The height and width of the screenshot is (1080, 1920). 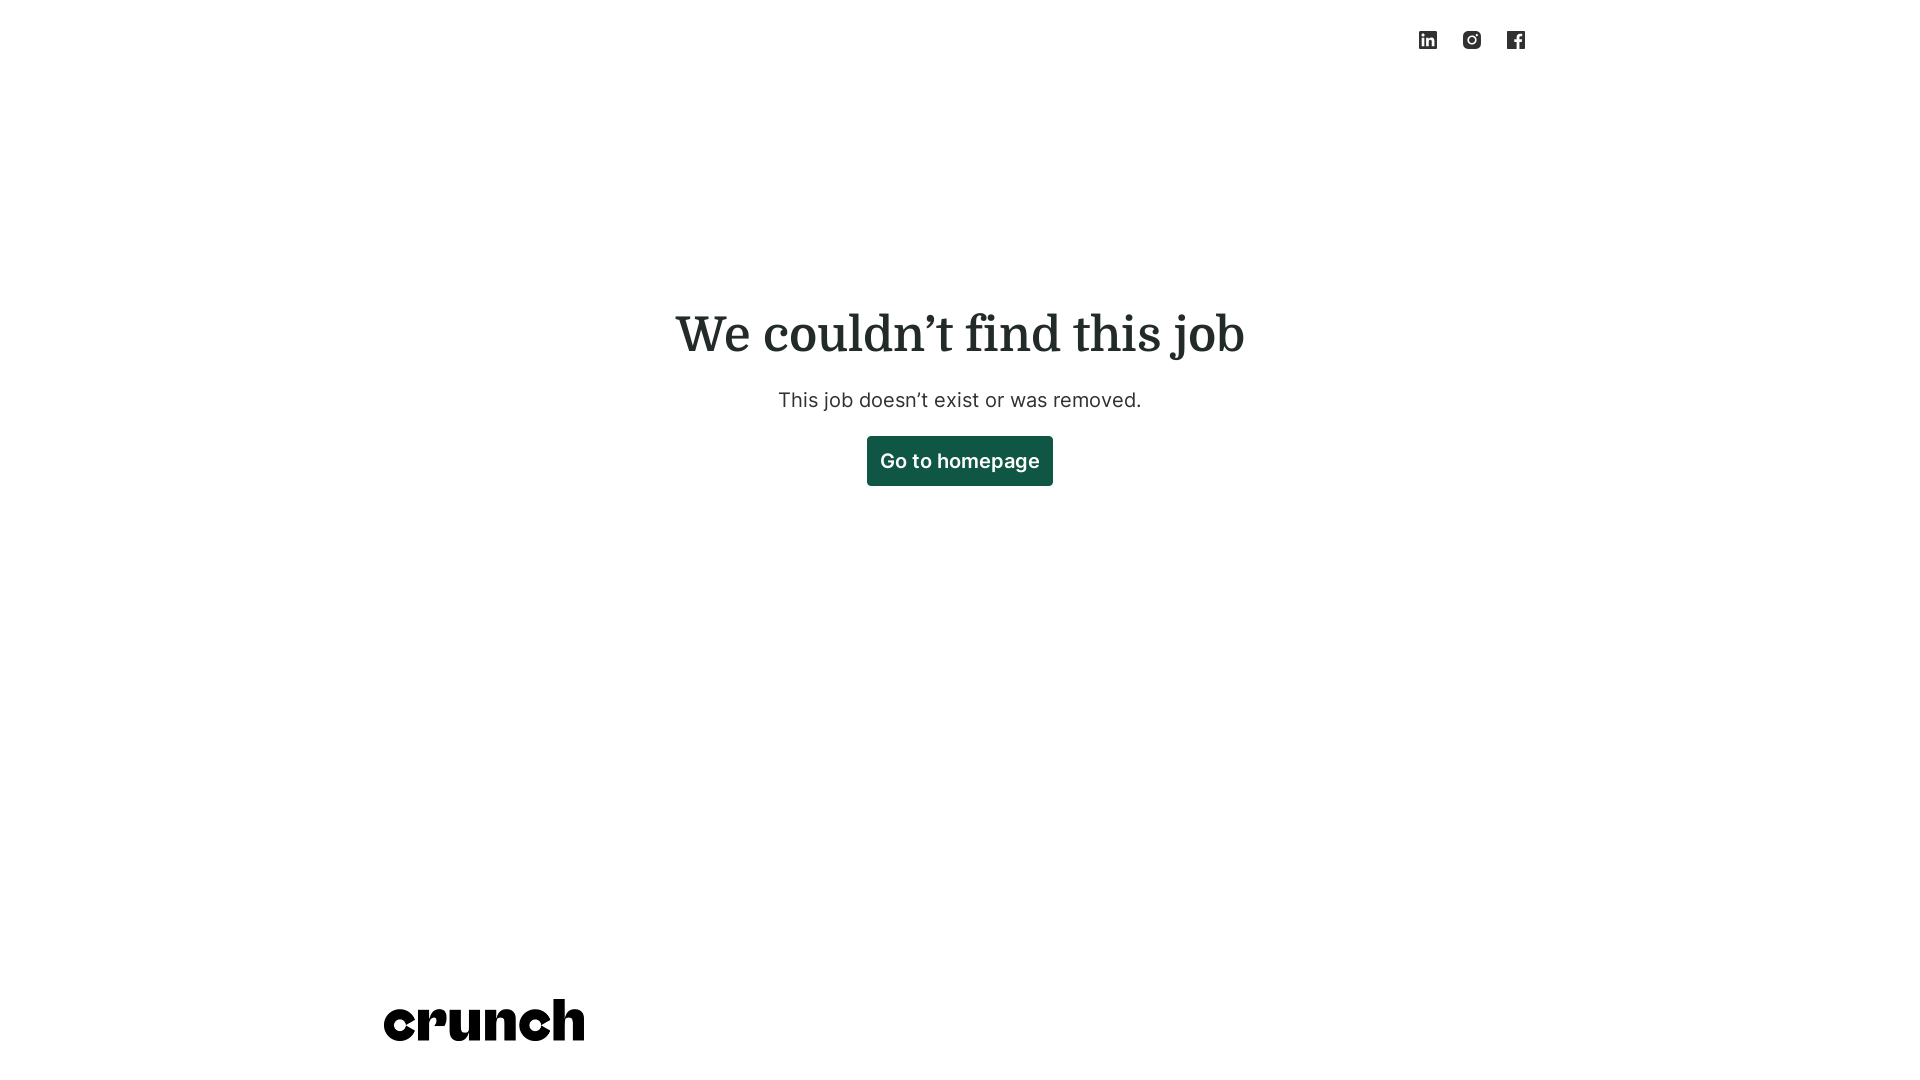 I want to click on 'facebook', so click(x=1516, y=39).